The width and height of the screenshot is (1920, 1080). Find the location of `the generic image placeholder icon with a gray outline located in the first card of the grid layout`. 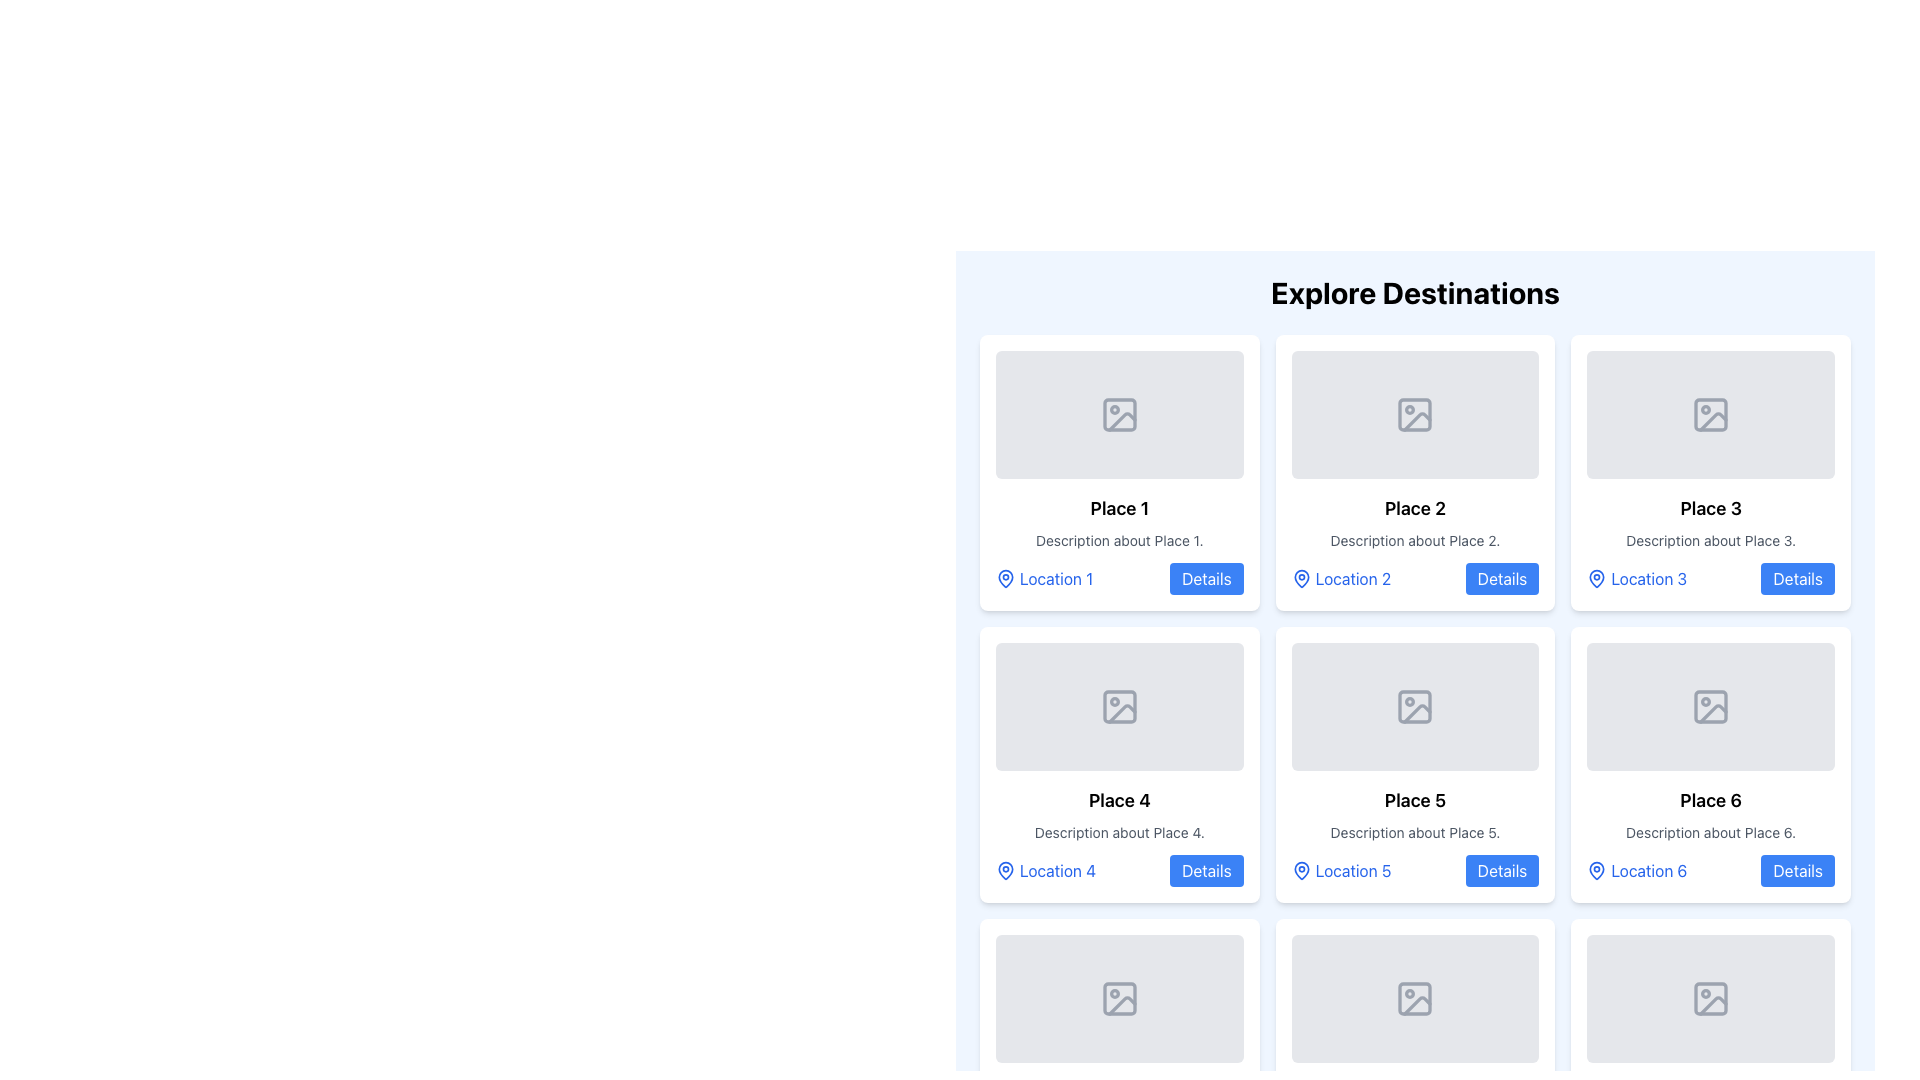

the generic image placeholder icon with a gray outline located in the first card of the grid layout is located at coordinates (1118, 414).